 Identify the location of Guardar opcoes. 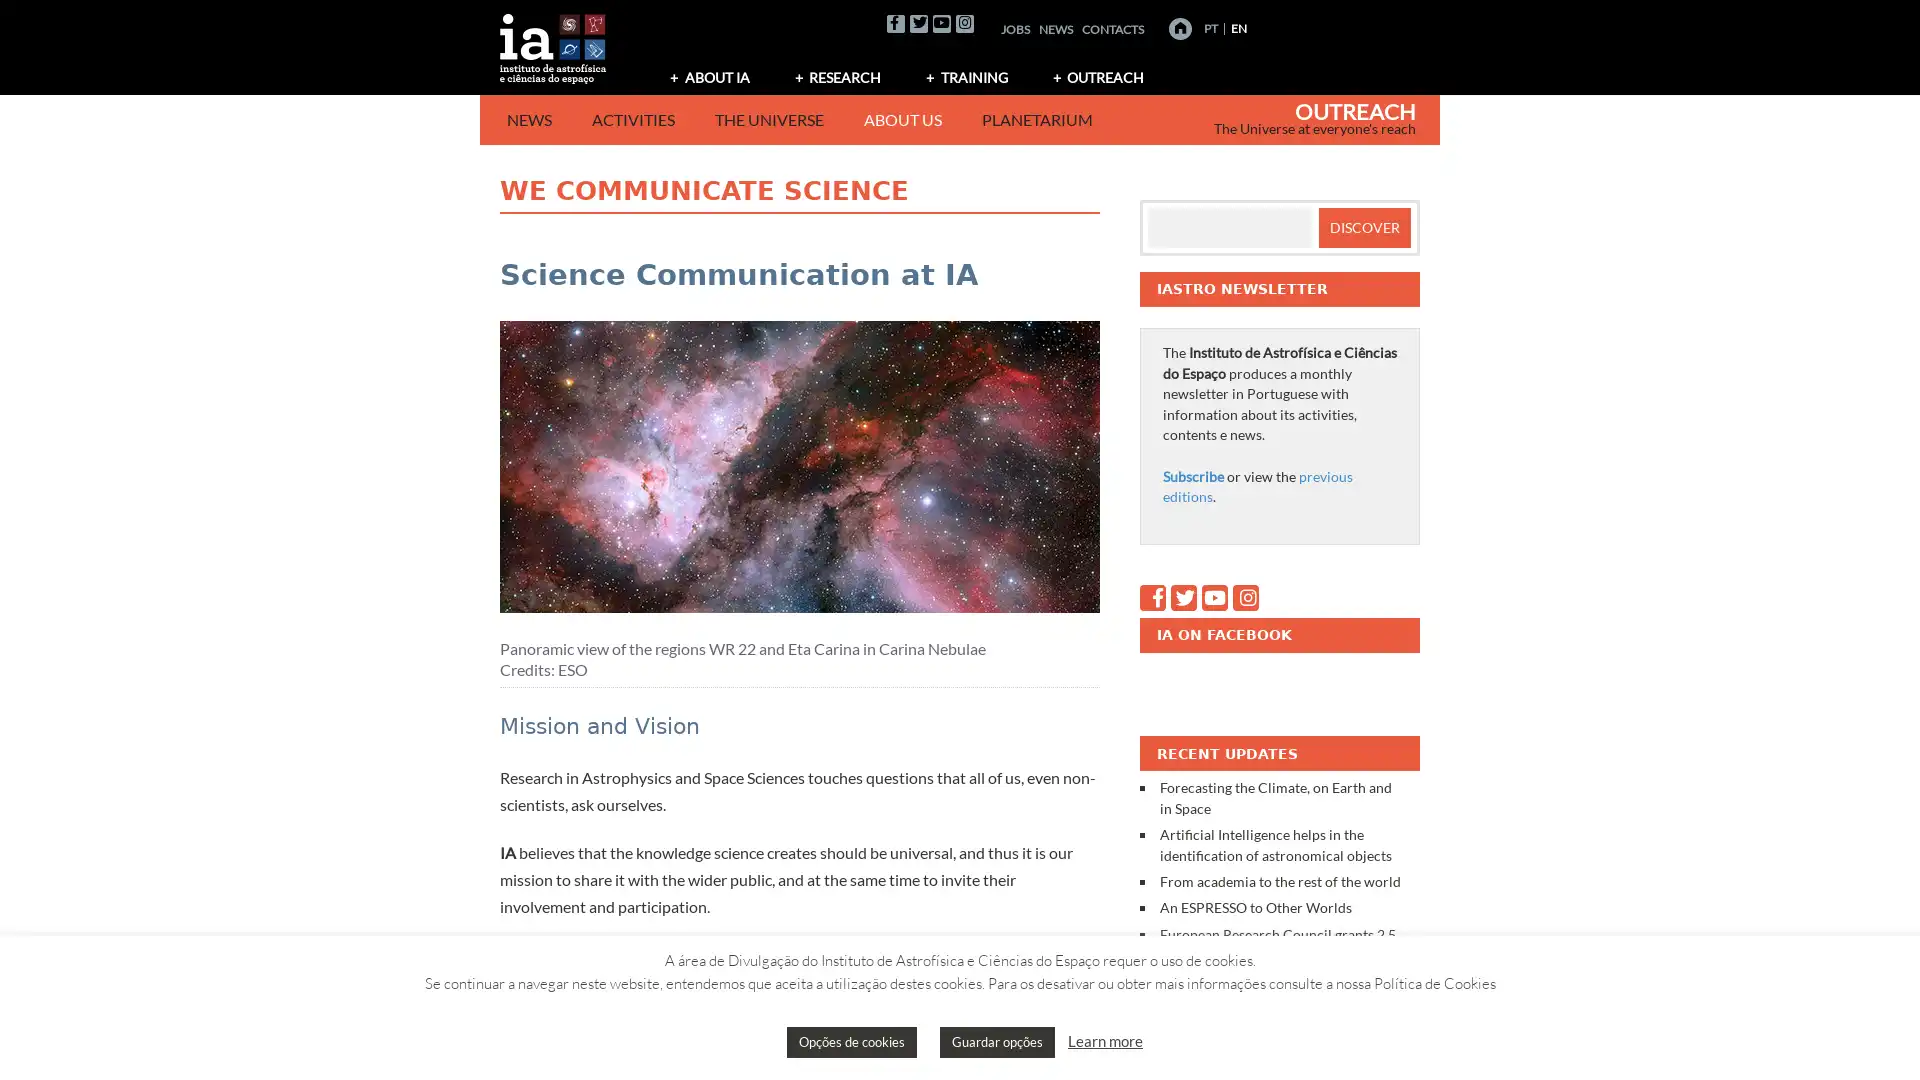
(997, 1041).